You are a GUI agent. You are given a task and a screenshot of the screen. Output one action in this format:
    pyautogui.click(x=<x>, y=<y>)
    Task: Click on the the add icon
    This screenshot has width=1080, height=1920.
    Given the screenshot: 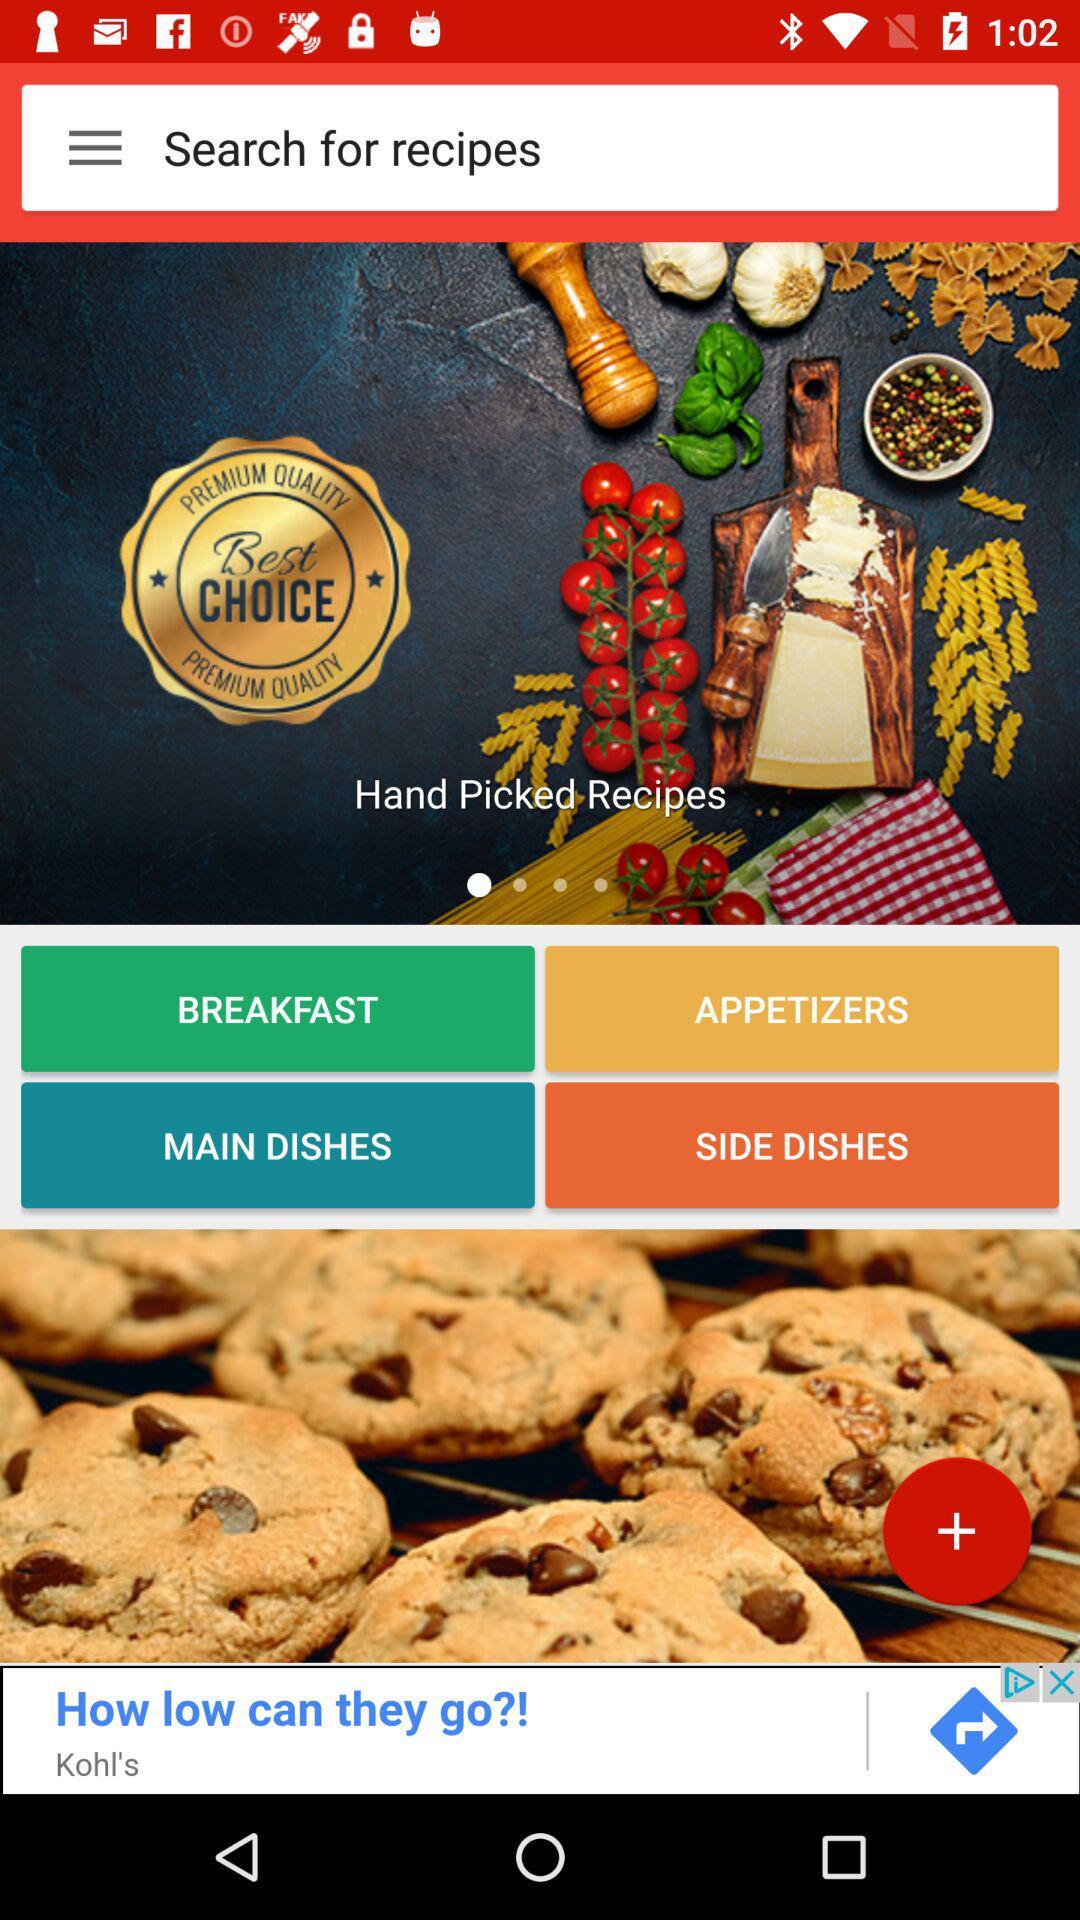 What is the action you would take?
    pyautogui.click(x=955, y=1538)
    